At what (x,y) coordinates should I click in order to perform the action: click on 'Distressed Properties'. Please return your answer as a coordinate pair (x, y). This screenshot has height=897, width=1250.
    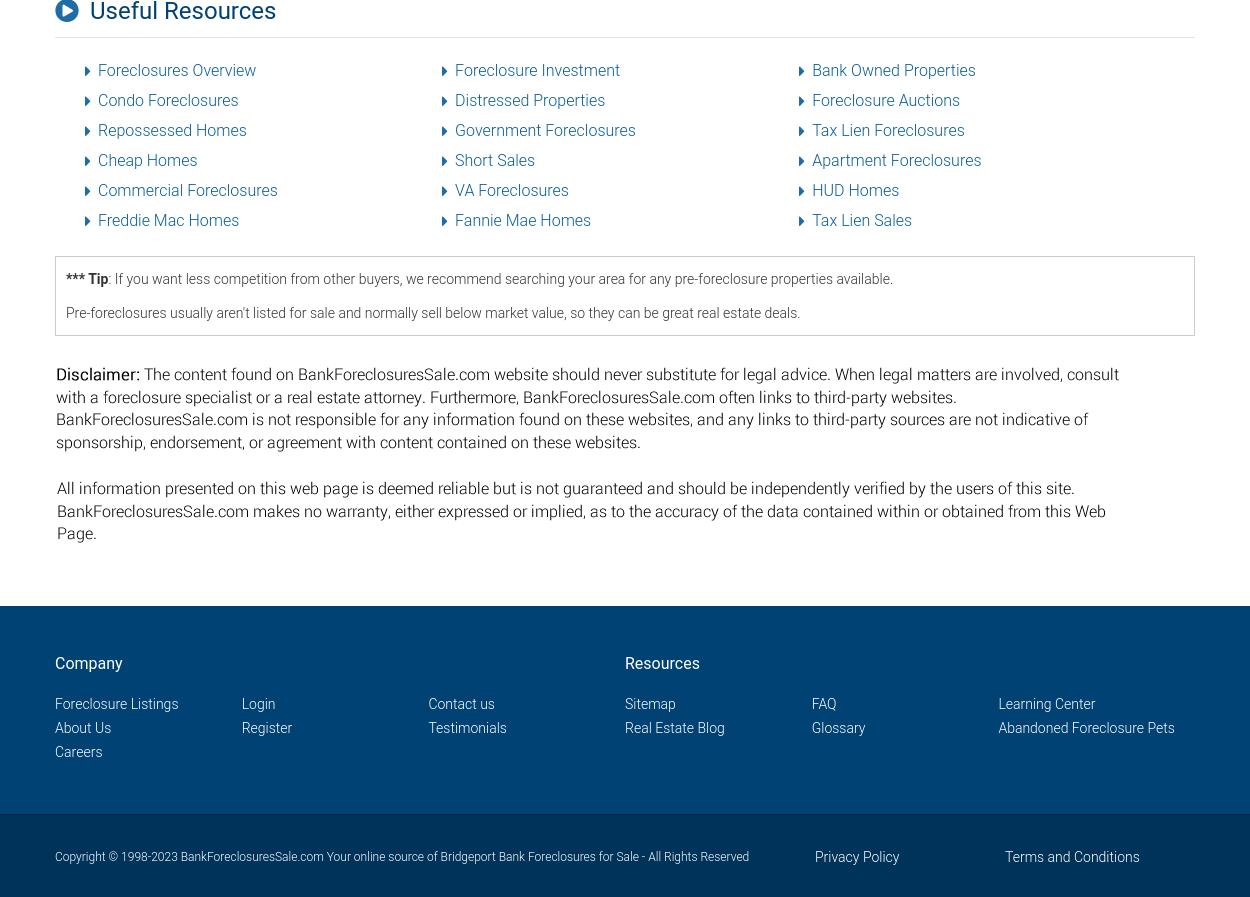
    Looking at the image, I should click on (530, 99).